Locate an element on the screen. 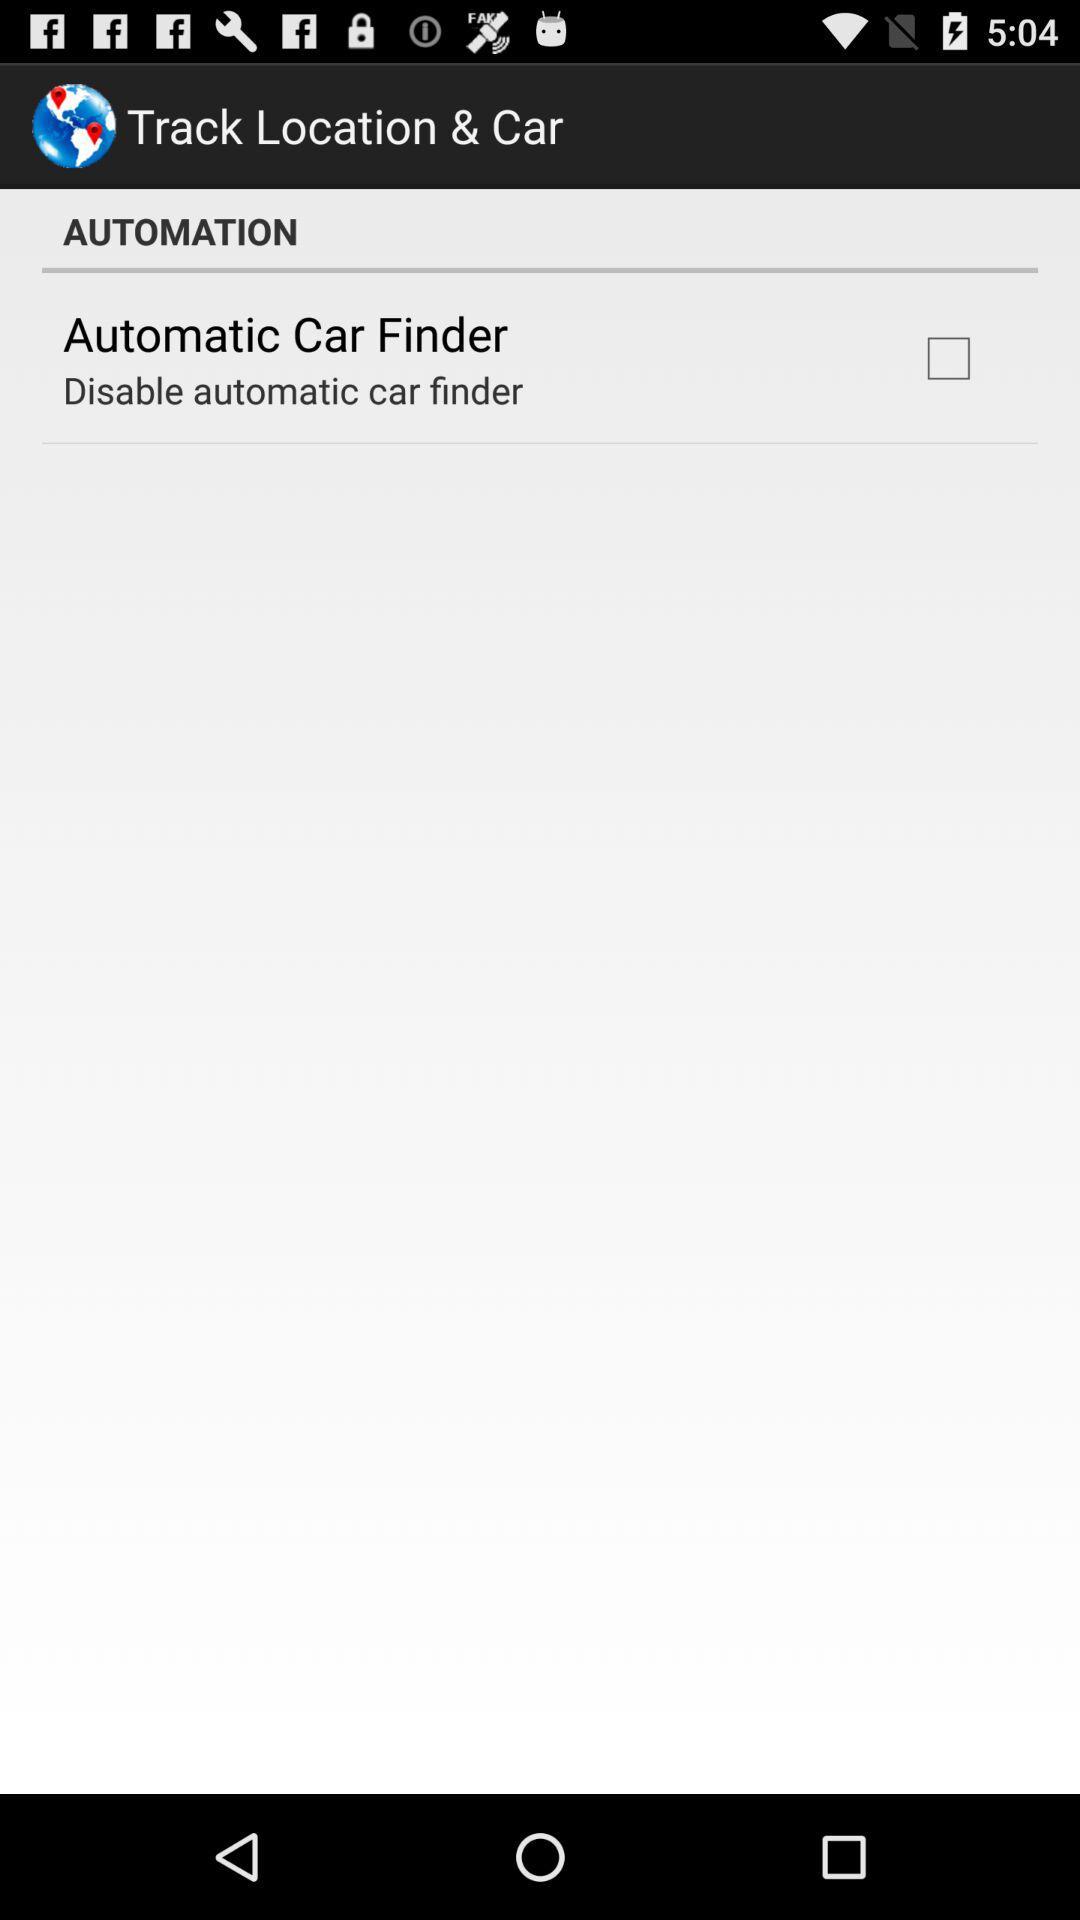  app below automation is located at coordinates (947, 358).